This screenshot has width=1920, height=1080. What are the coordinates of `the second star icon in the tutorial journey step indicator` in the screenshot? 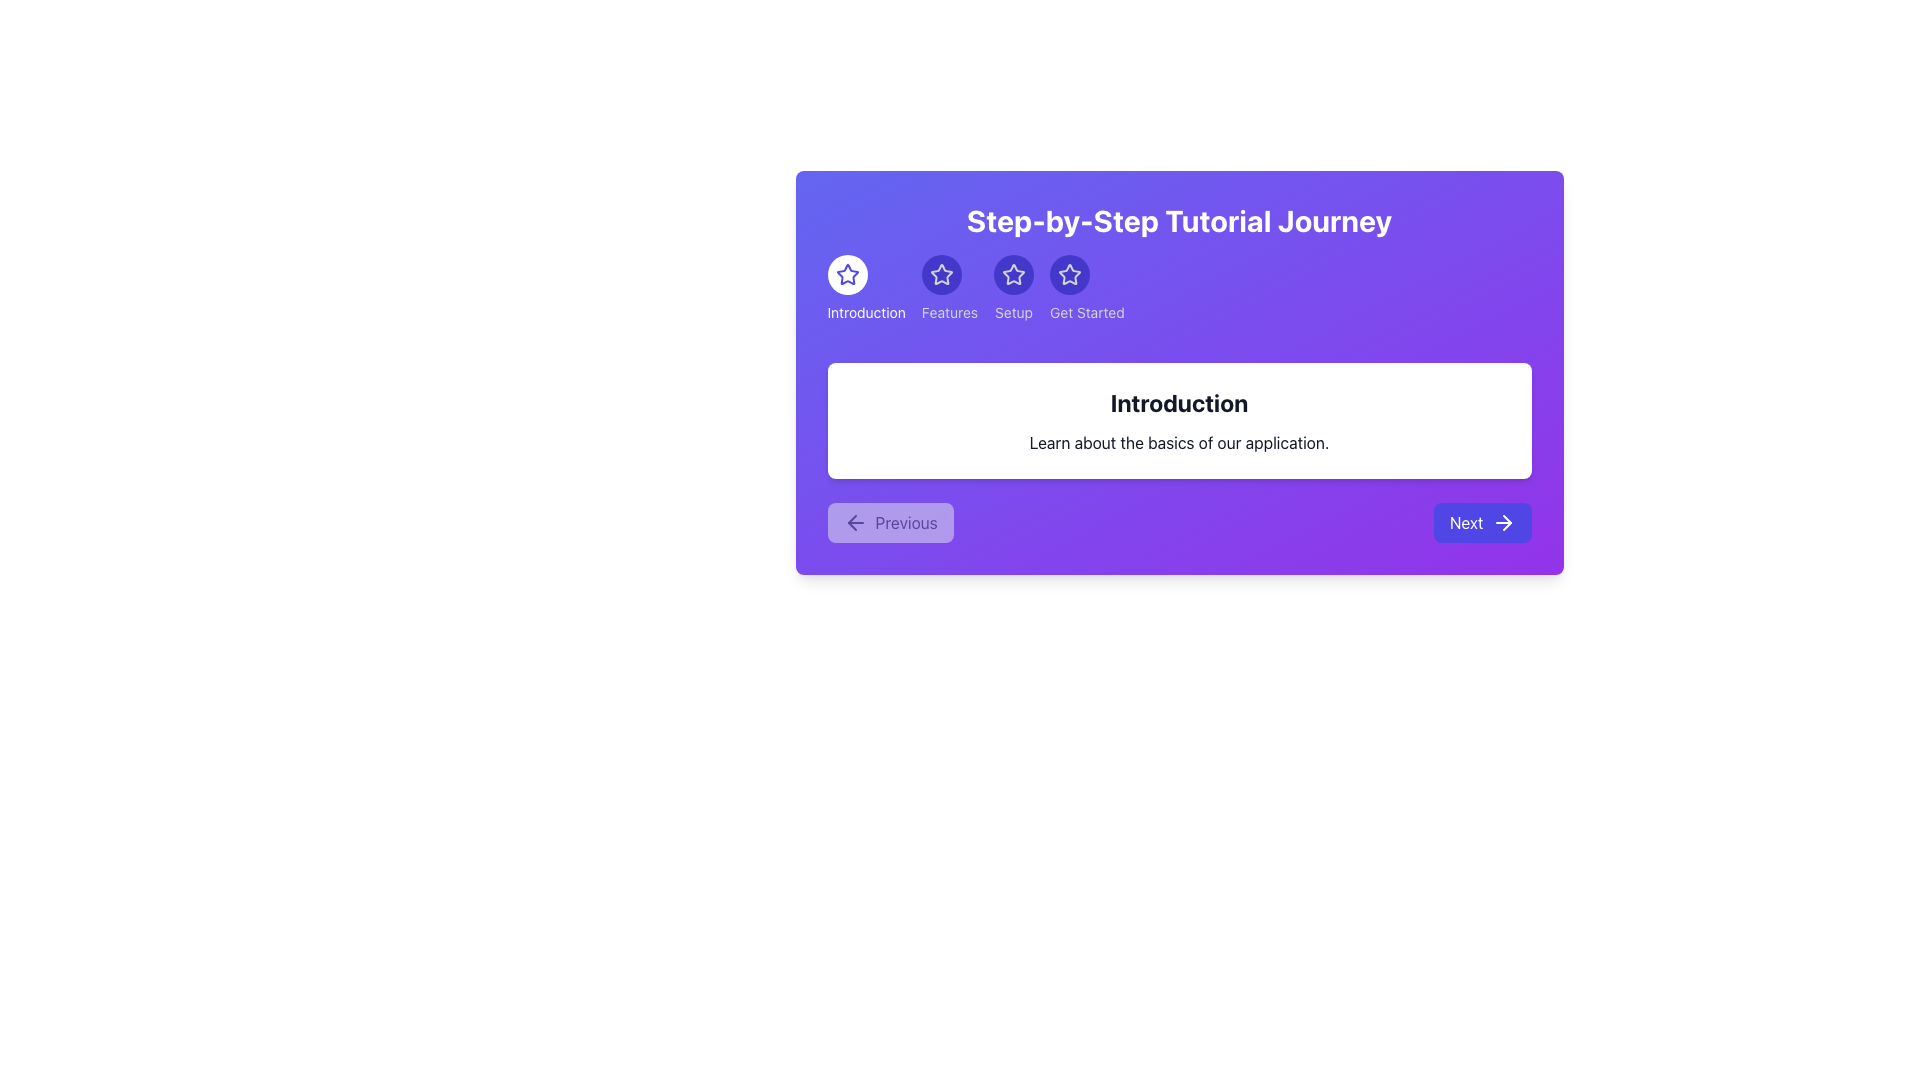 It's located at (940, 274).